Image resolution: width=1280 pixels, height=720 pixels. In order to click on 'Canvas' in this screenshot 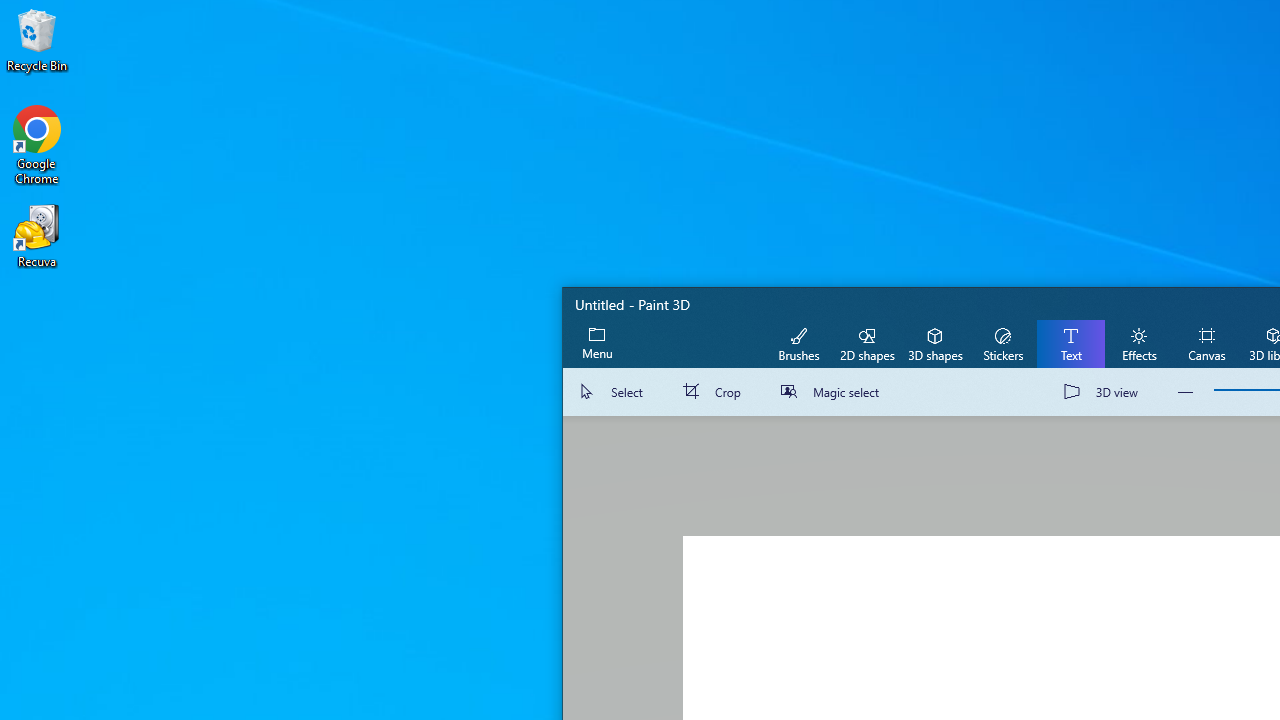, I will do `click(1206, 342)`.